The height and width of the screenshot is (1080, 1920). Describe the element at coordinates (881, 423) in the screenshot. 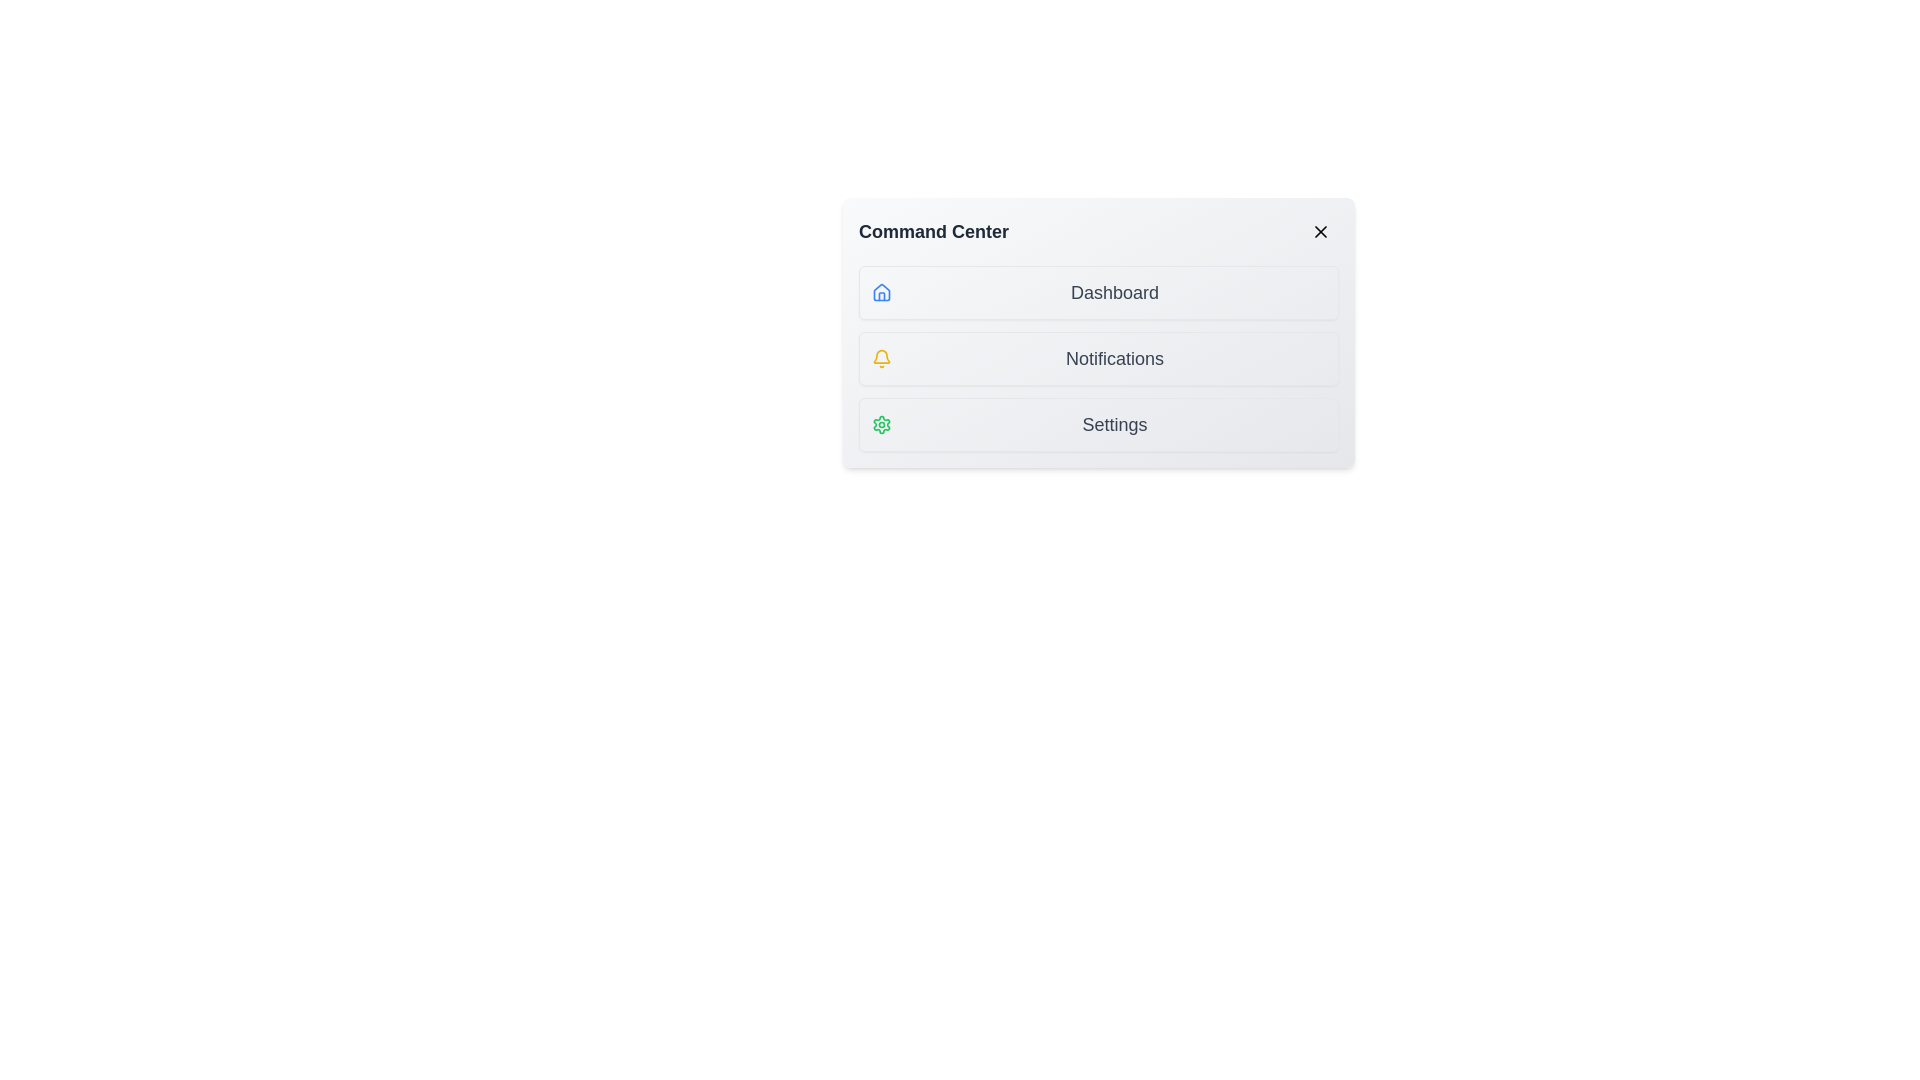

I see `the SVG settings icon located in the 'Settings' row of the menu panel at the bottom of the list, below the 'Dashboard' and 'Notifications' rows` at that location.